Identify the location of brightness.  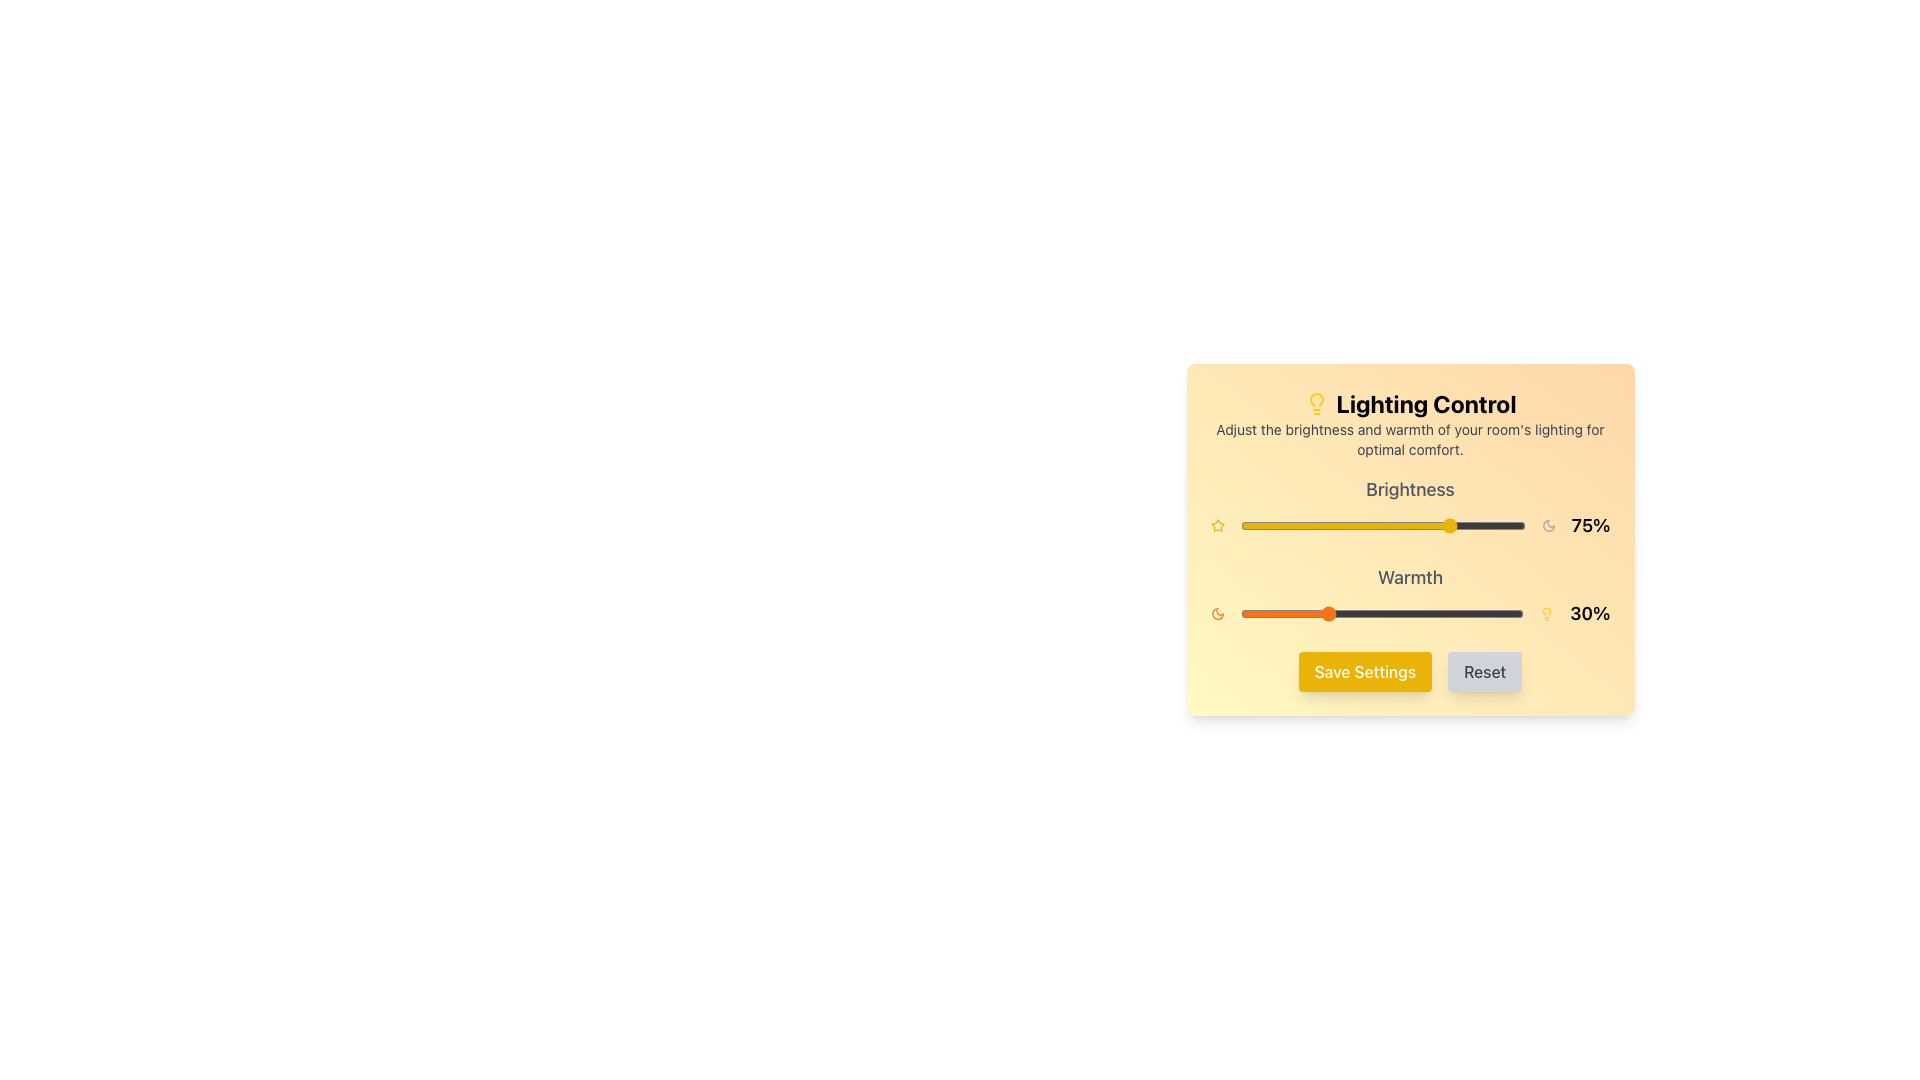
(1309, 524).